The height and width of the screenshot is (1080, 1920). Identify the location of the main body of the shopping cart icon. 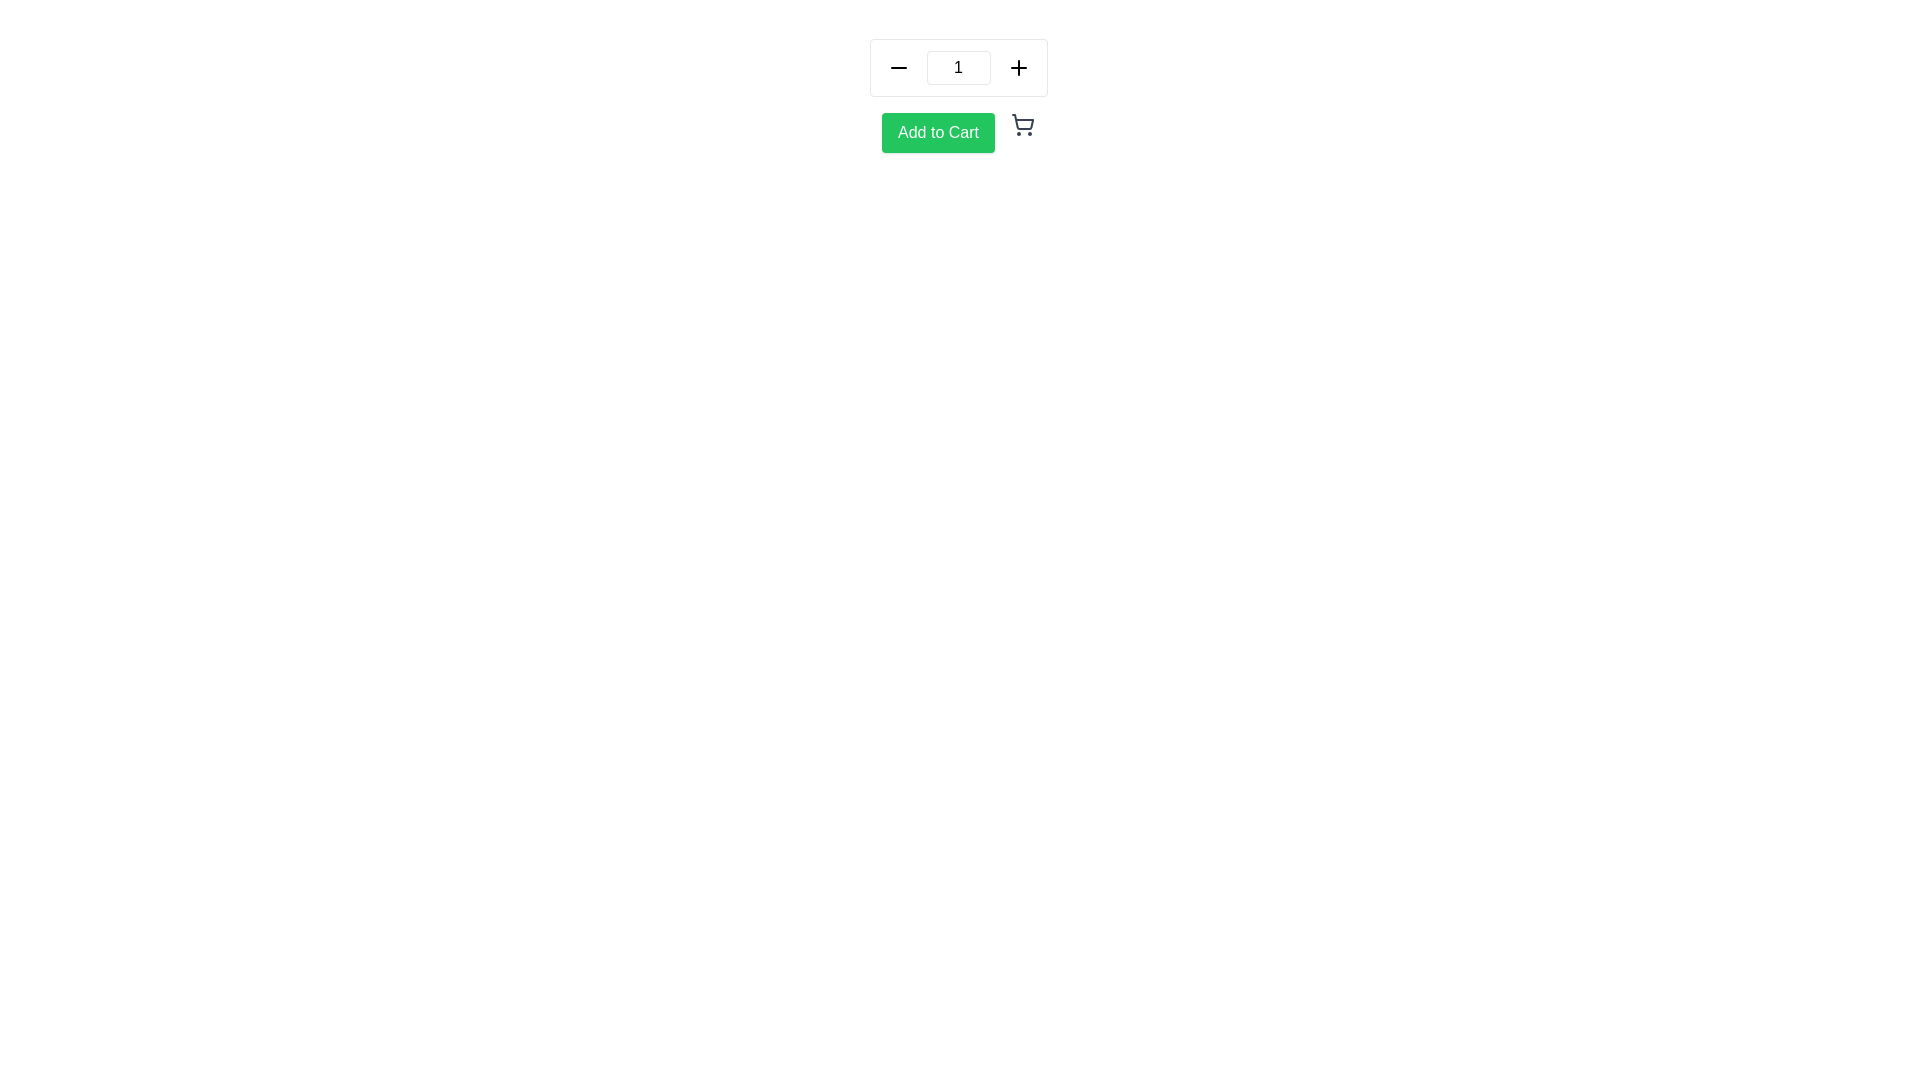
(1022, 122).